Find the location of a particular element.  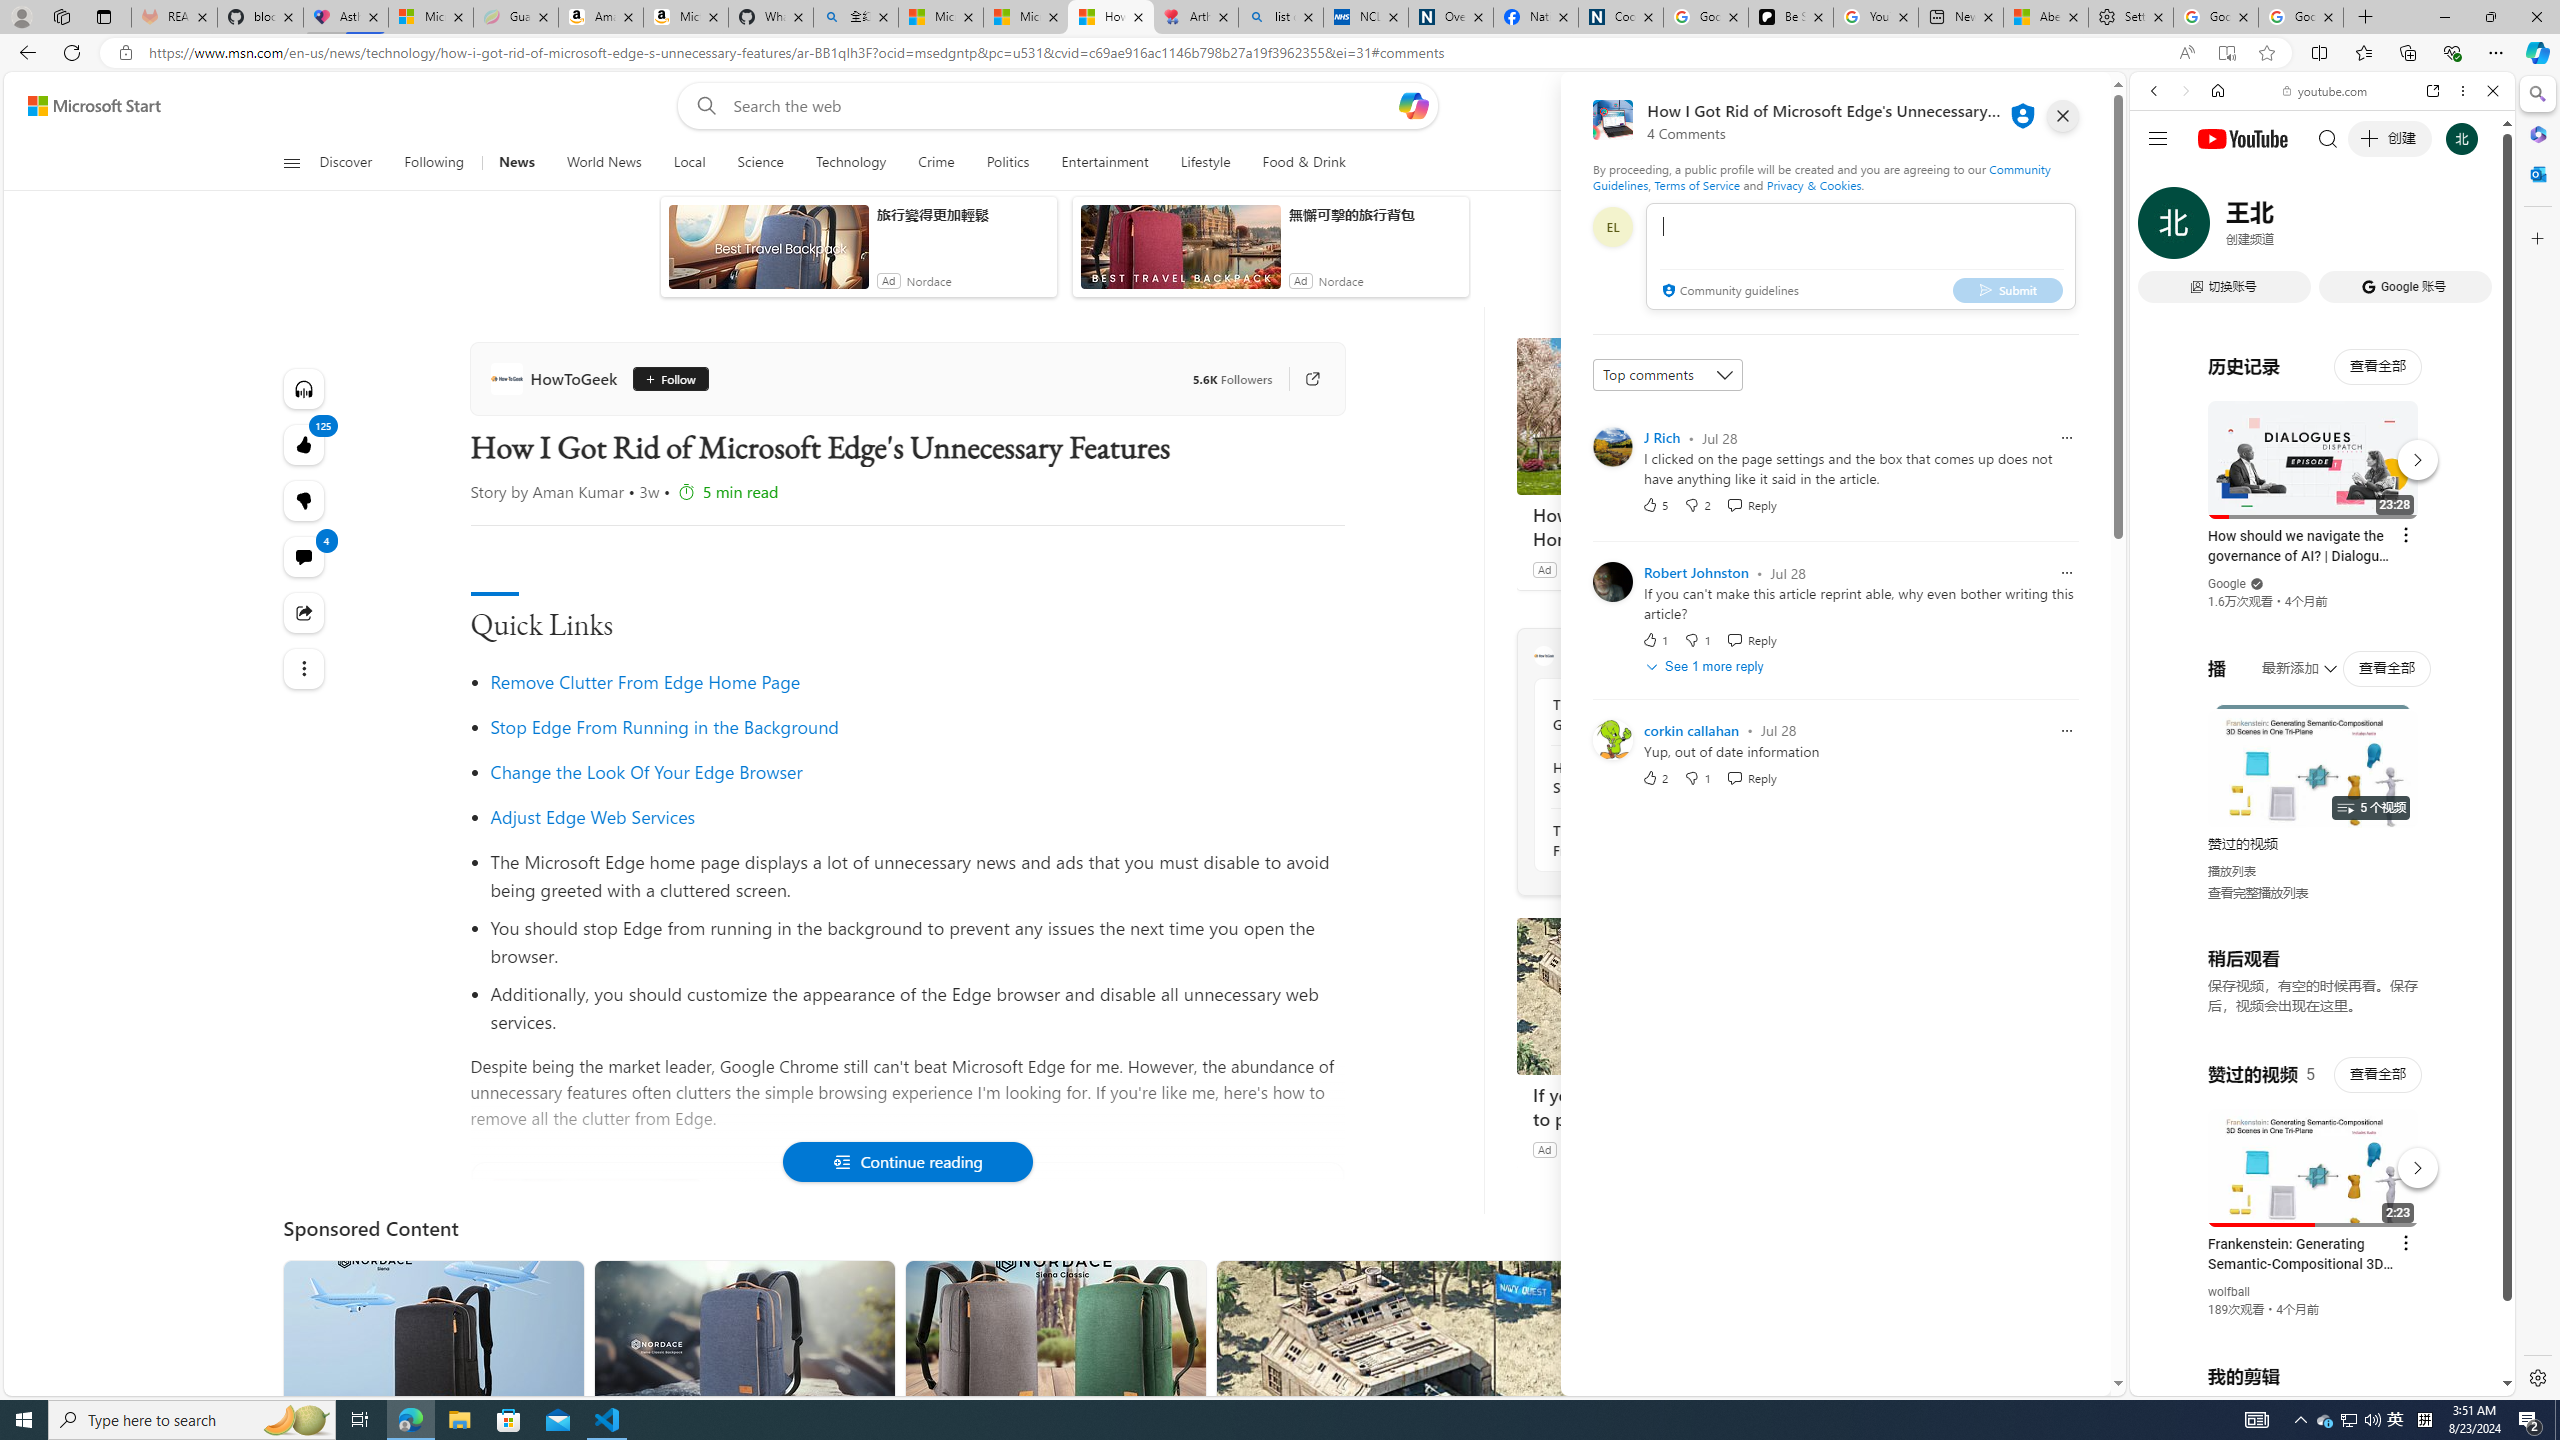

'list of asthma inhalers uk - Search' is located at coordinates (1280, 16).